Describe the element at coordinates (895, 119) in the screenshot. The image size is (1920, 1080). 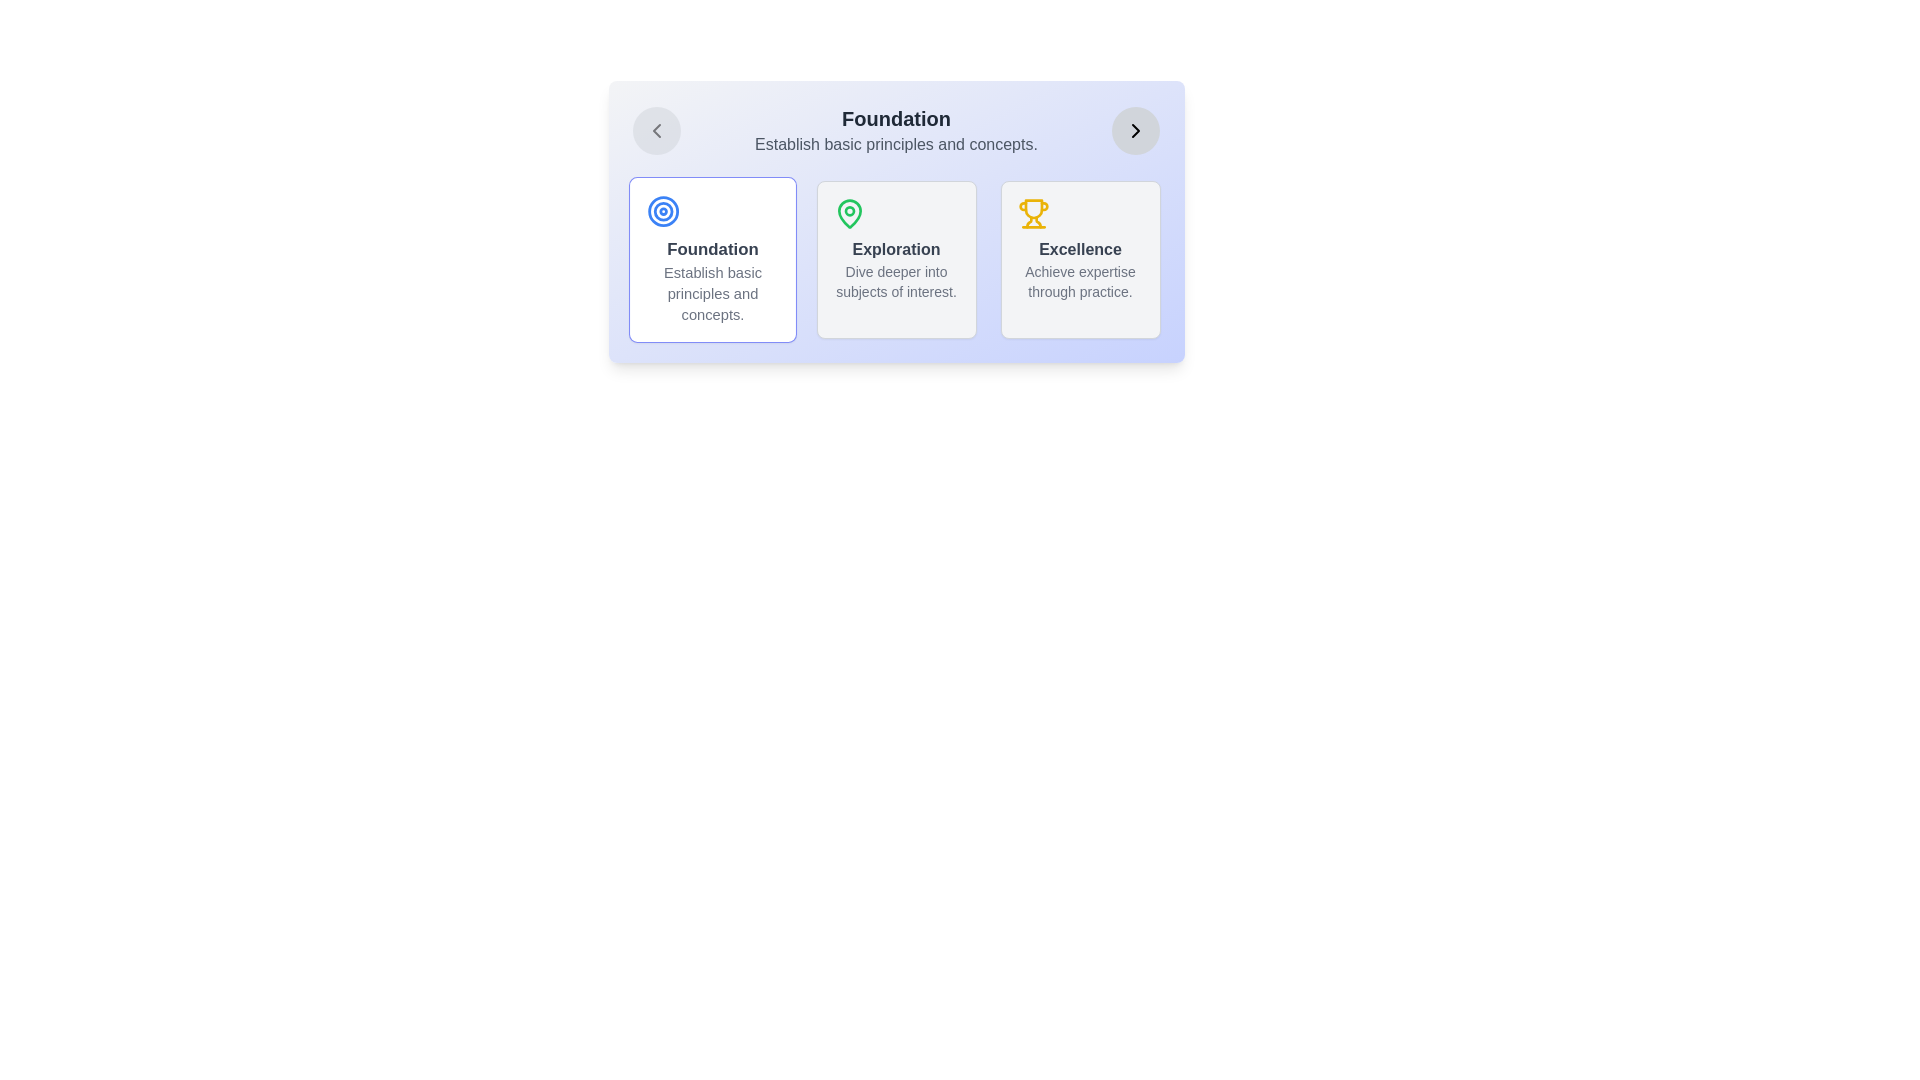
I see `the static text element that serves as a title or header for the section, which displays the text 'Foundation'` at that location.